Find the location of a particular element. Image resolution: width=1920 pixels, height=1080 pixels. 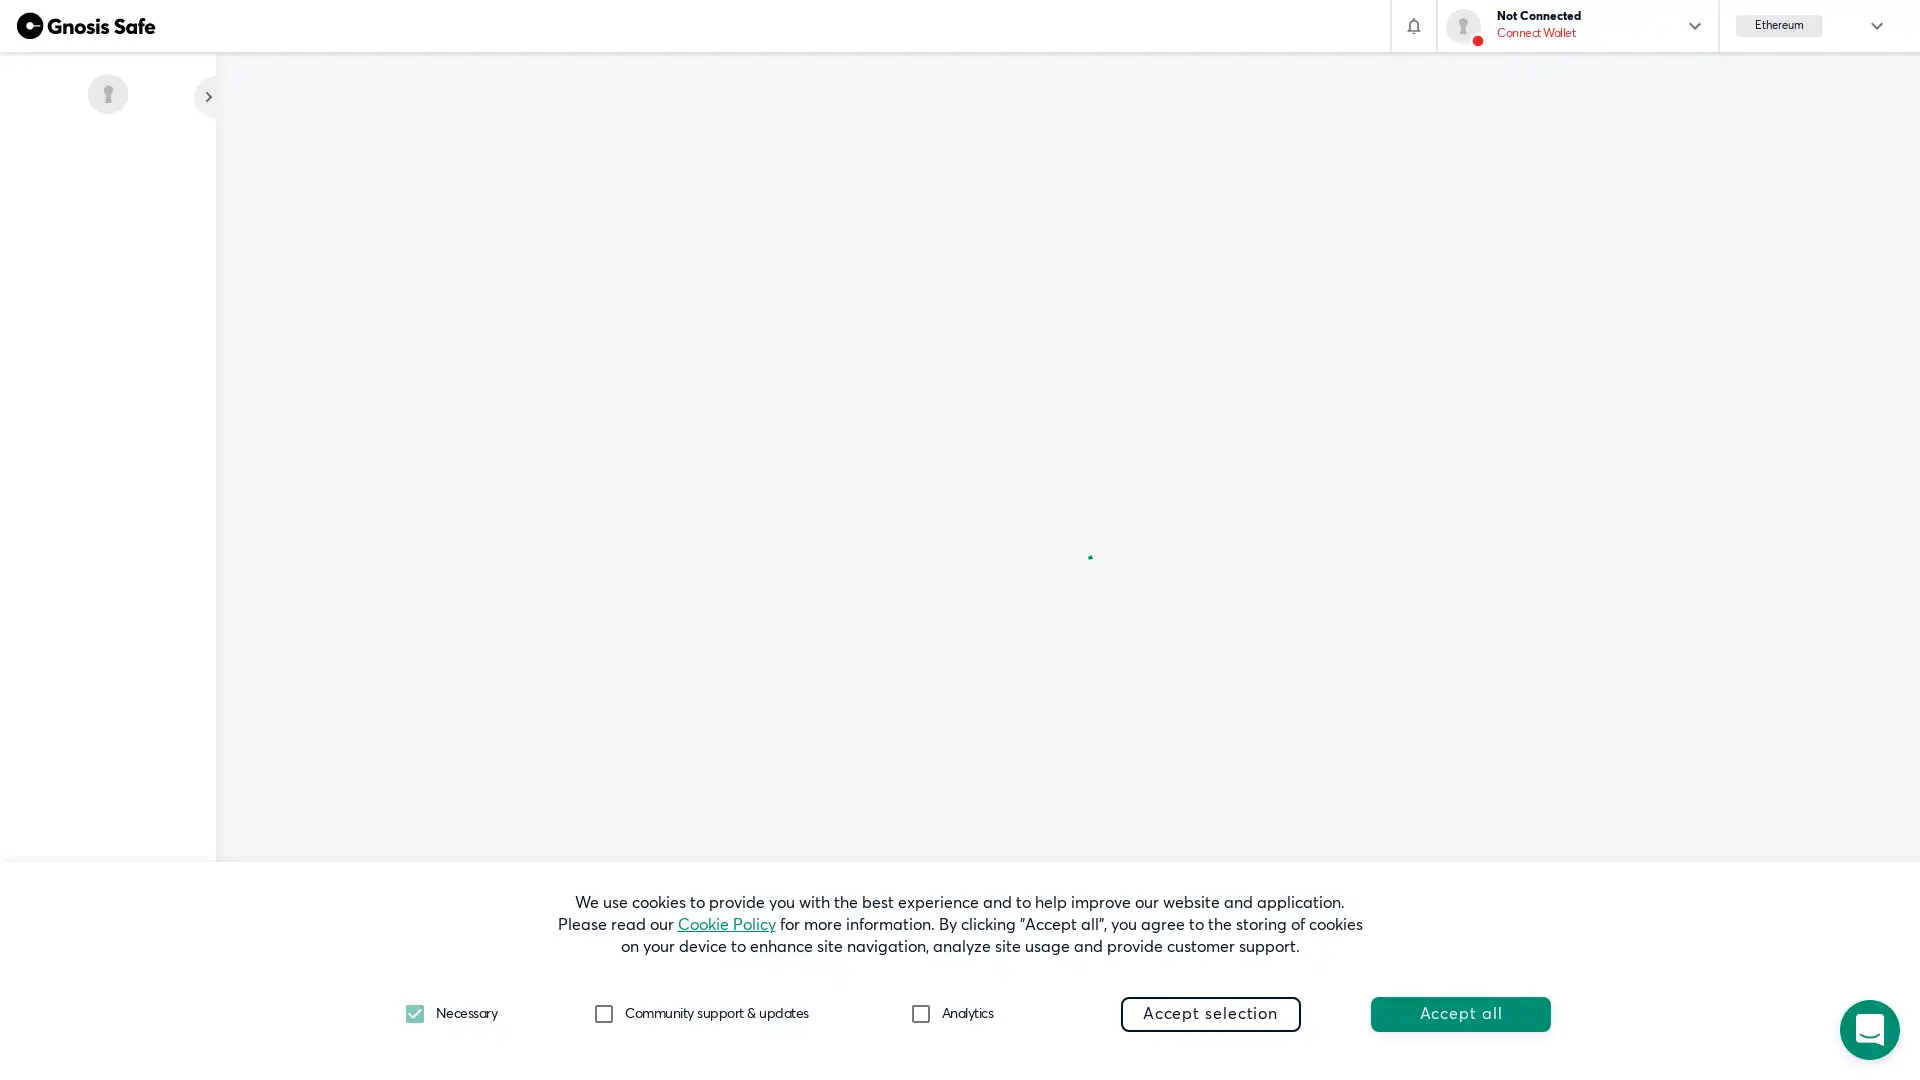

Continue is located at coordinates (767, 365).